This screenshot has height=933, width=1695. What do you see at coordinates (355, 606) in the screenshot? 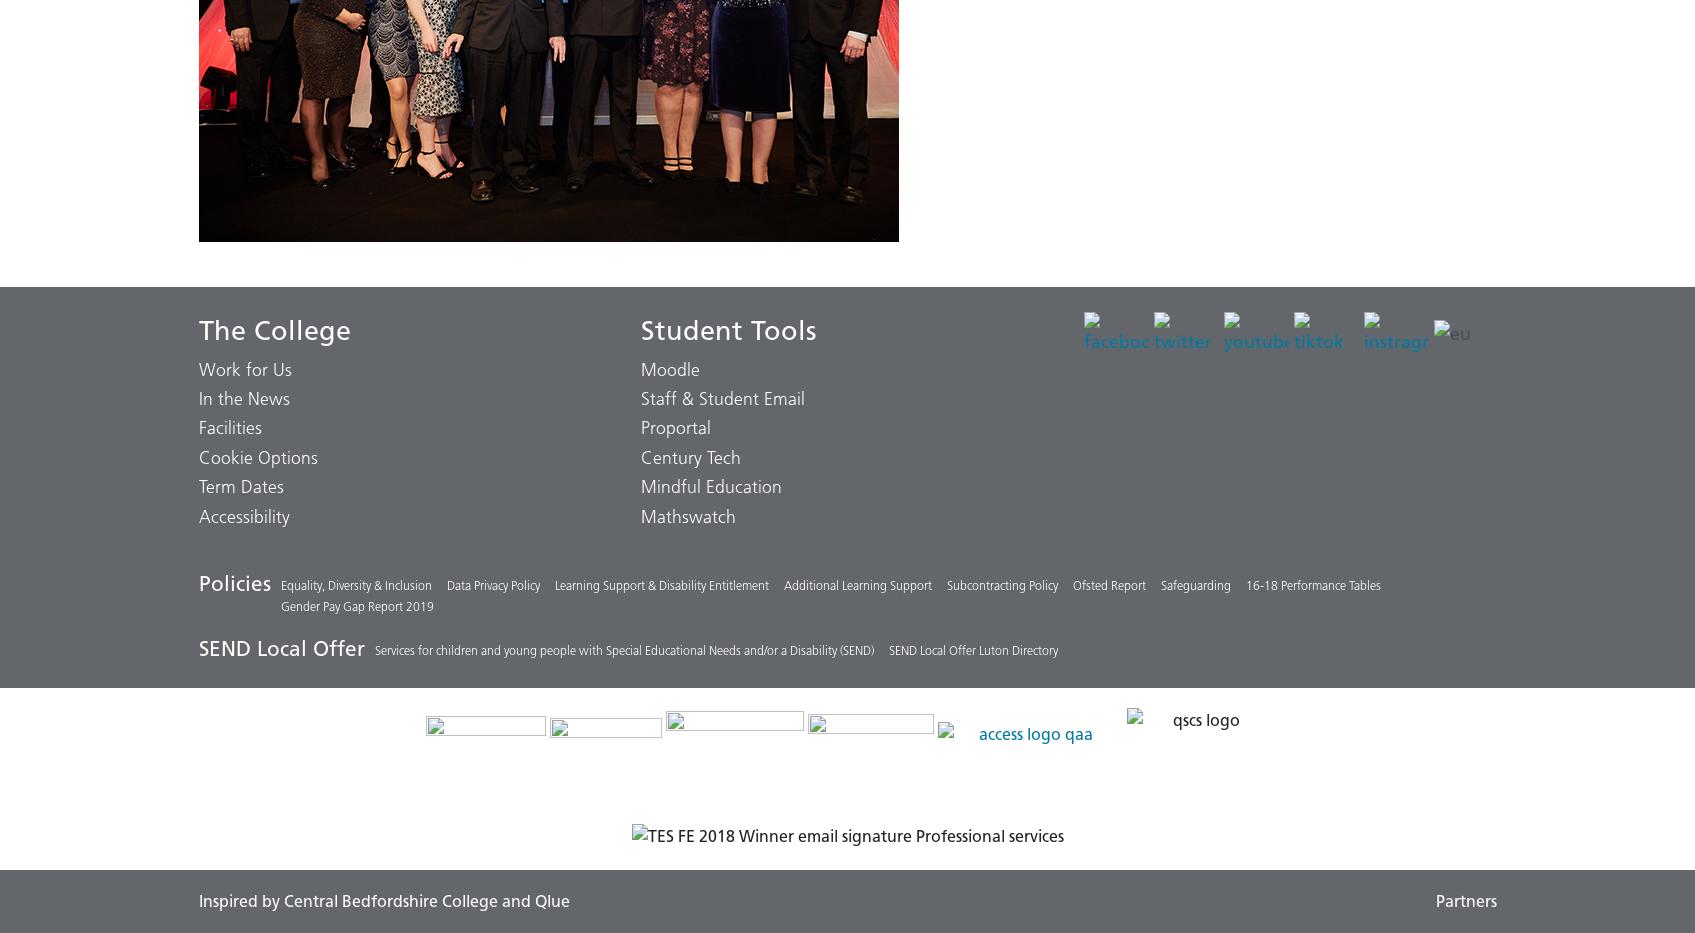
I see `'Gender Pay Gap Report 2019'` at bounding box center [355, 606].